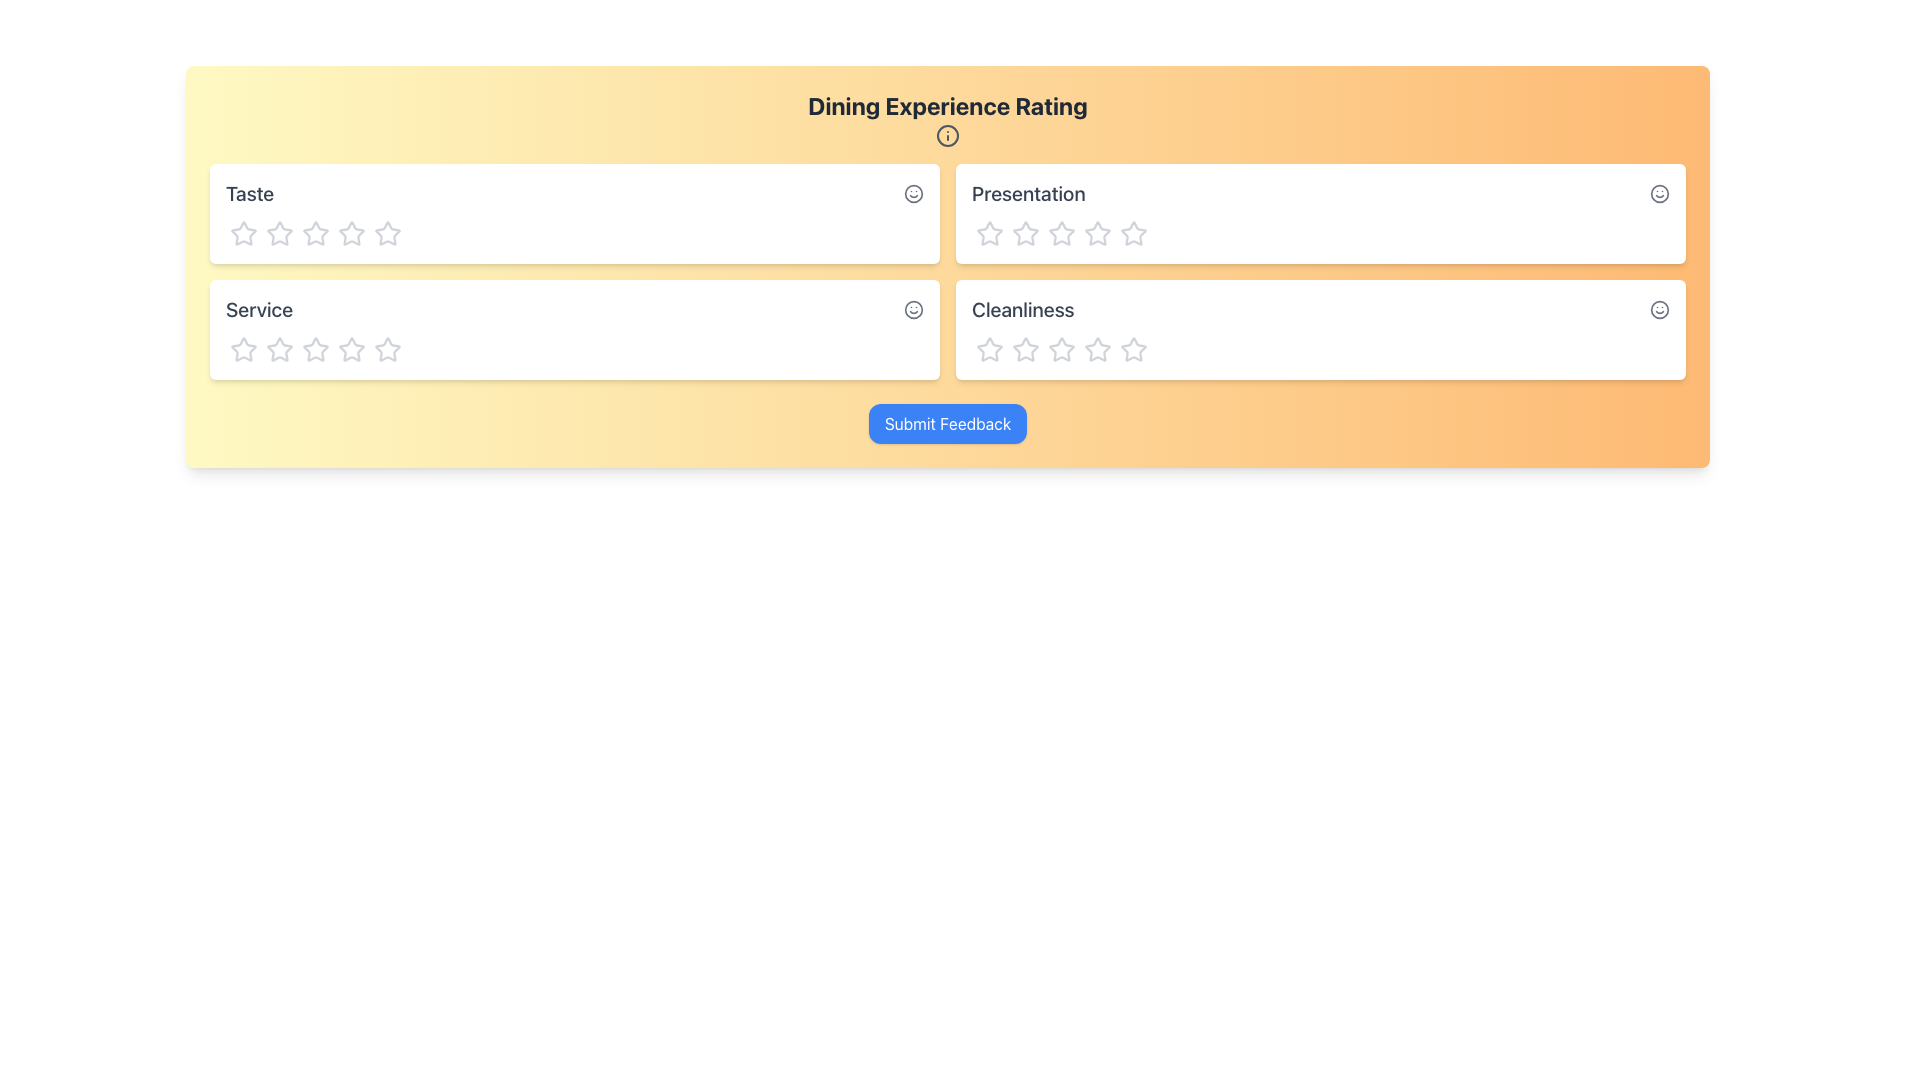  Describe the element at coordinates (1320, 231) in the screenshot. I see `the star in the 'Presentation' rating control` at that location.